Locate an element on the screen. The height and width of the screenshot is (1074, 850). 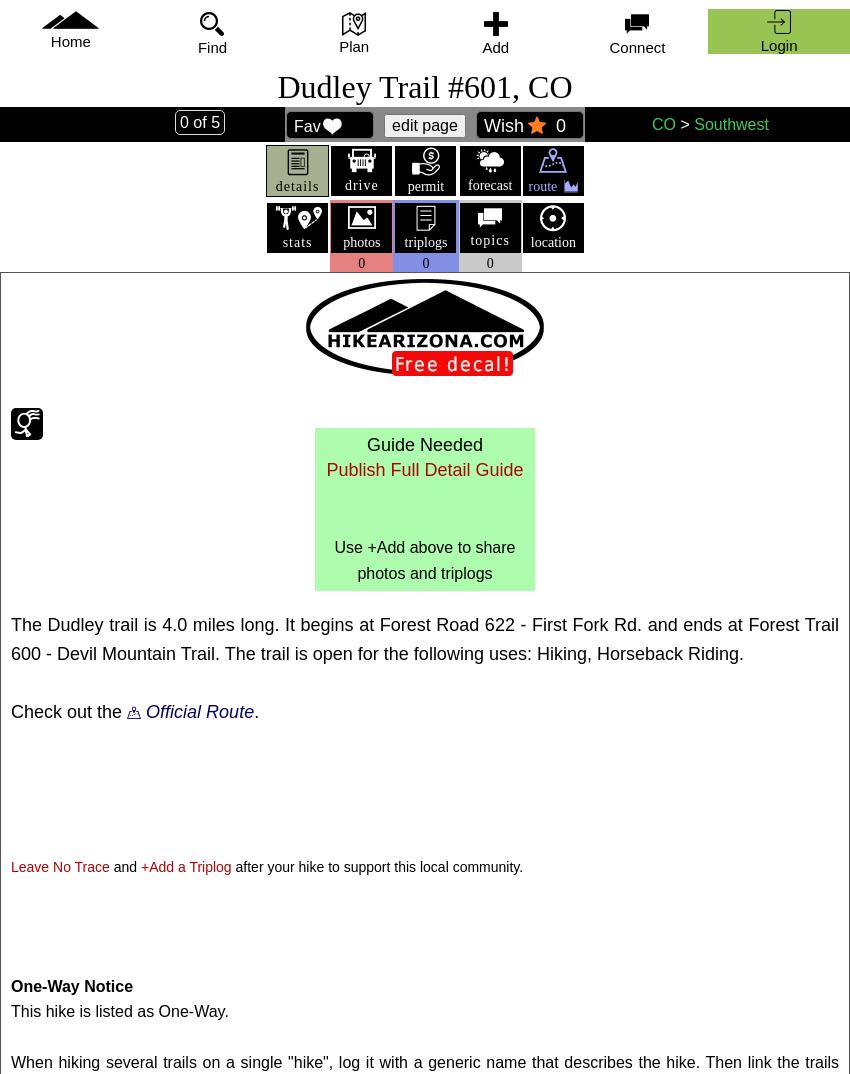
'location' is located at coordinates (551, 241).